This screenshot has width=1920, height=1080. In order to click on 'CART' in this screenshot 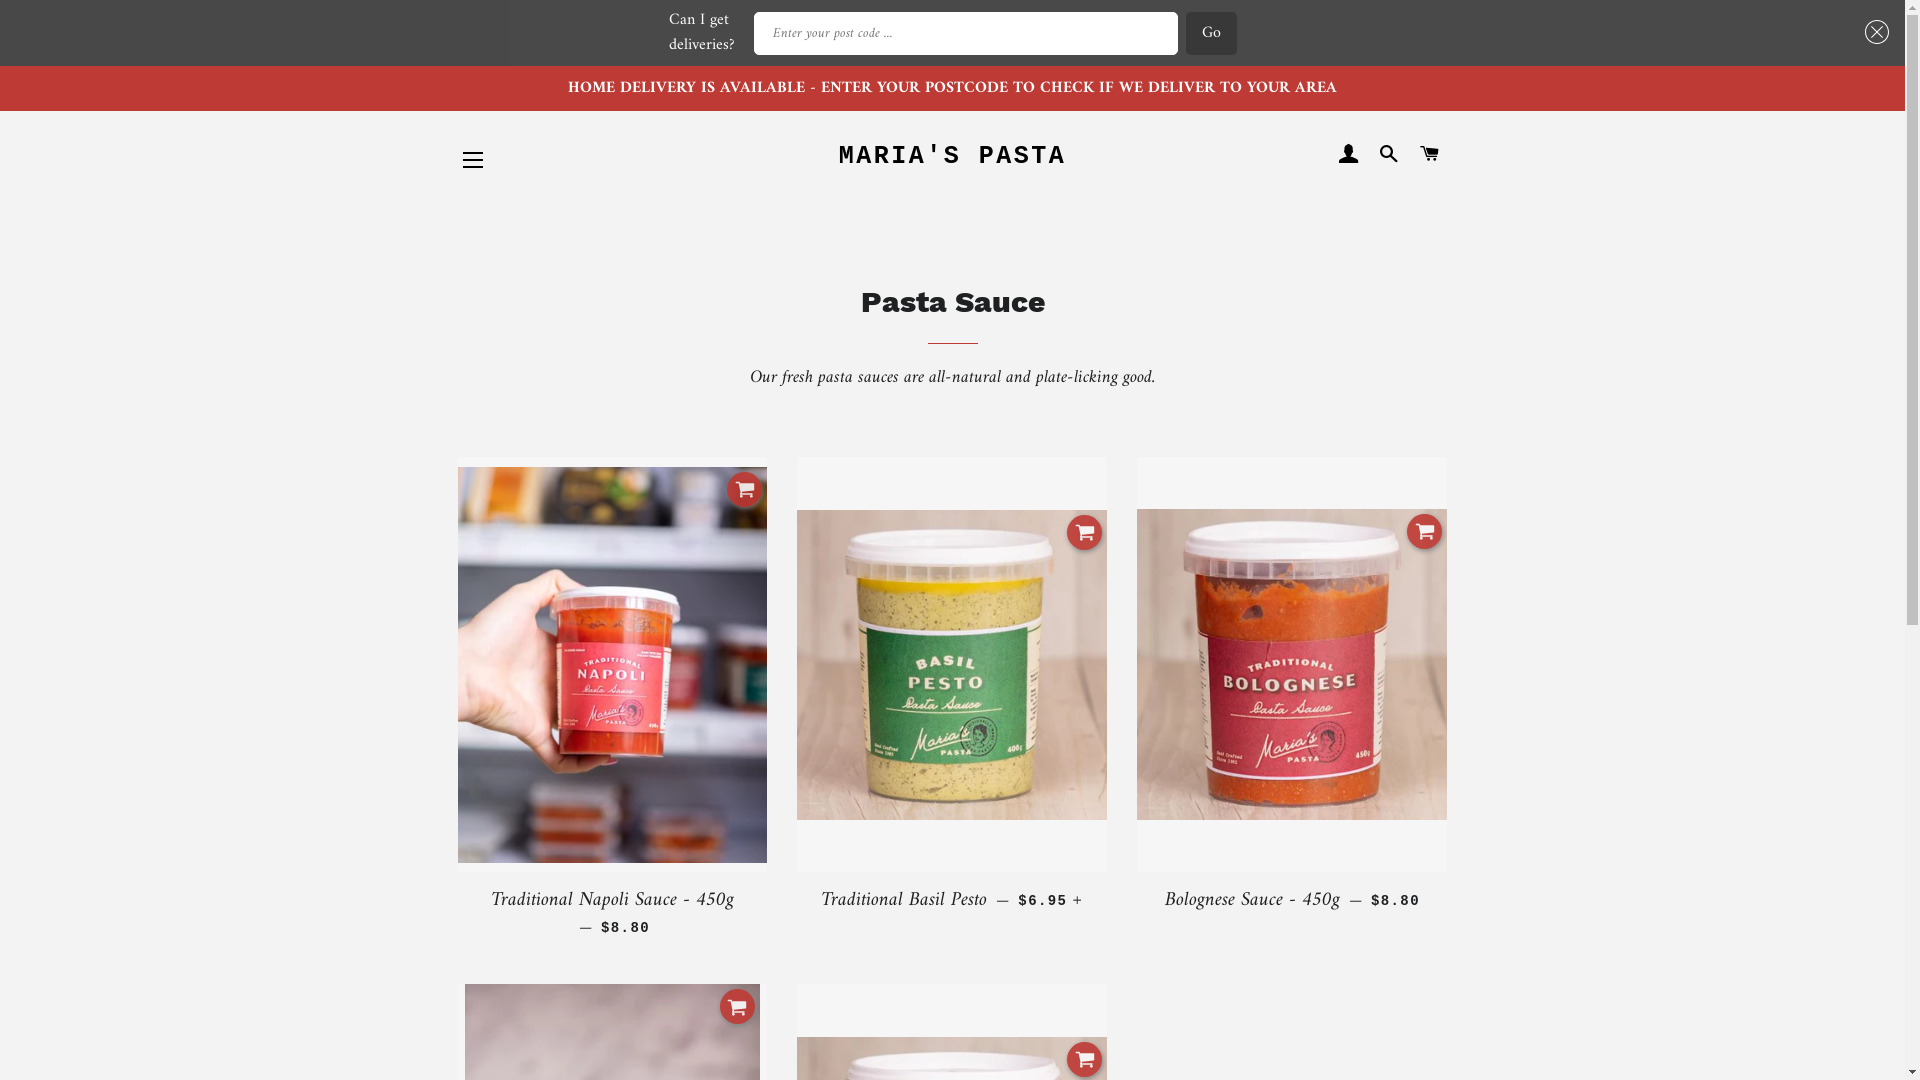, I will do `click(1428, 154)`.